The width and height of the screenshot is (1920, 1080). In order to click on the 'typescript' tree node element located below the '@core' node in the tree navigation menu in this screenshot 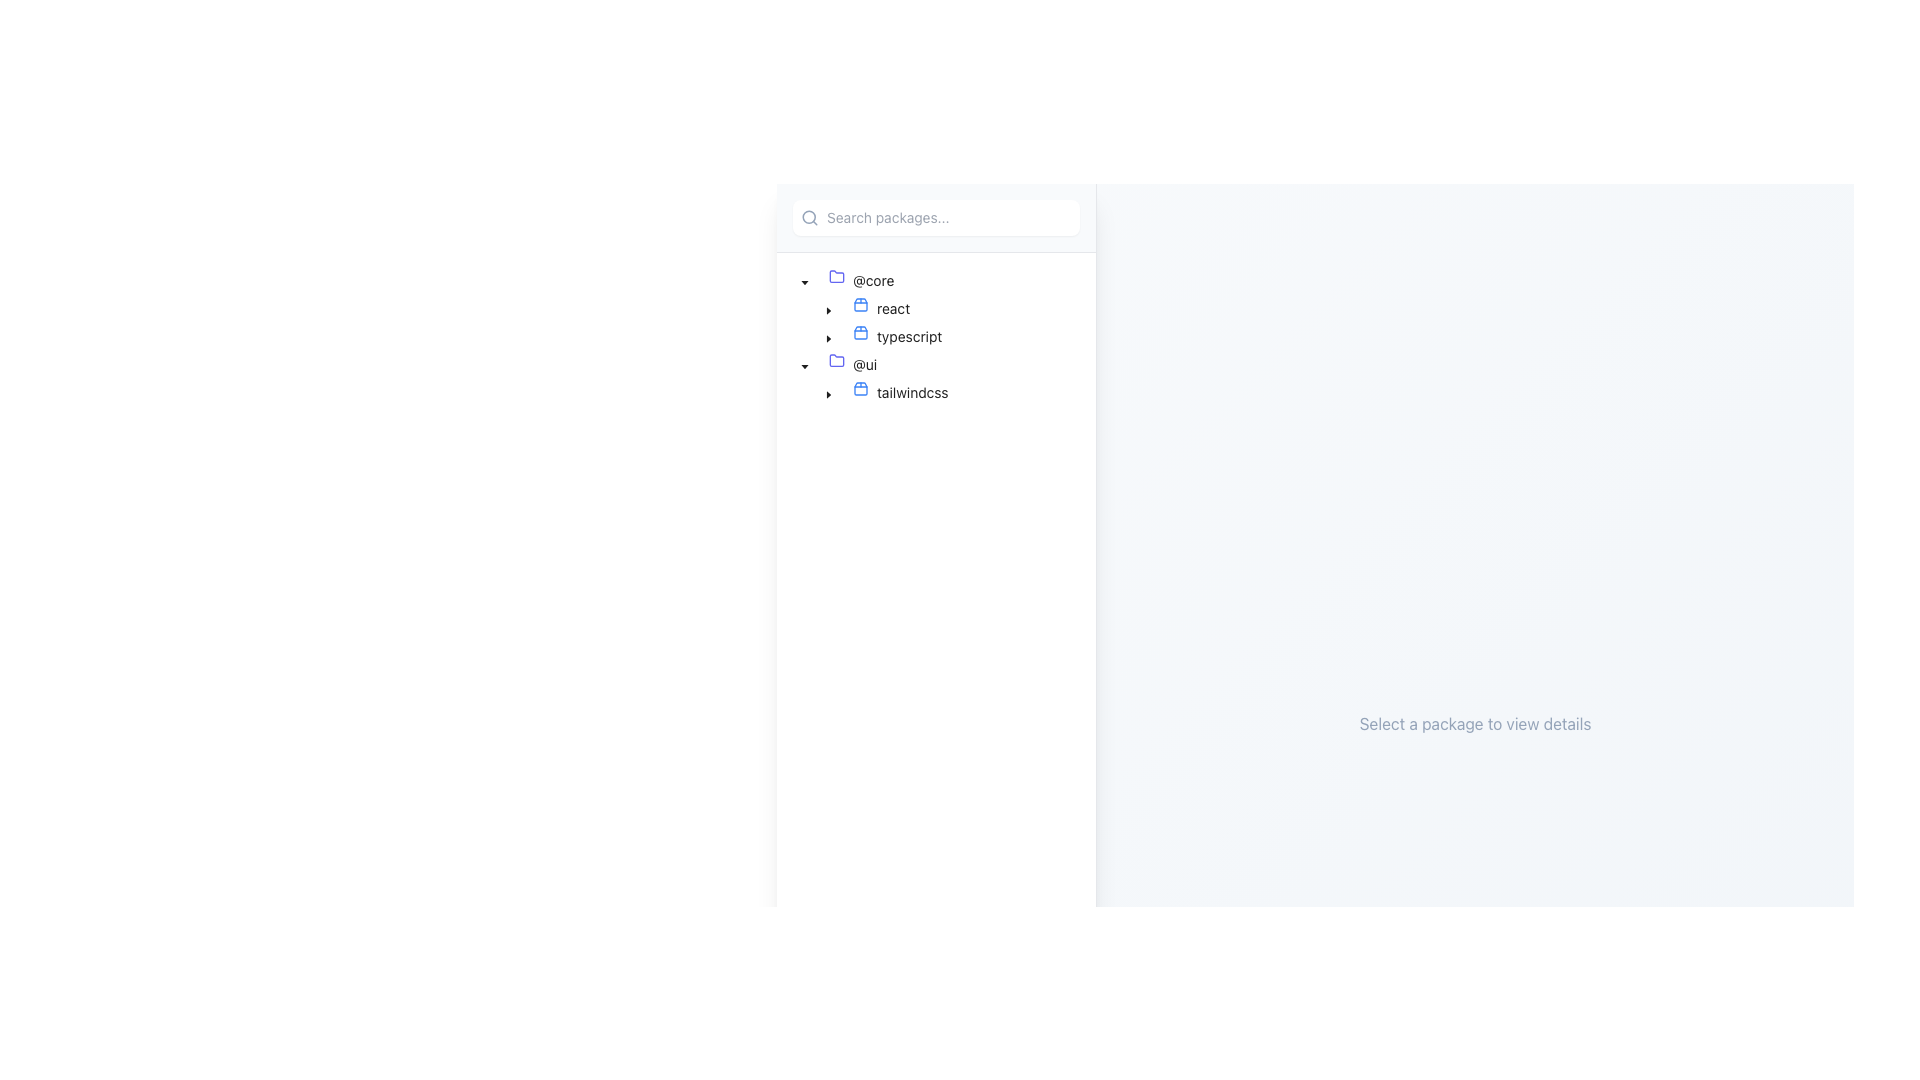, I will do `click(896, 335)`.